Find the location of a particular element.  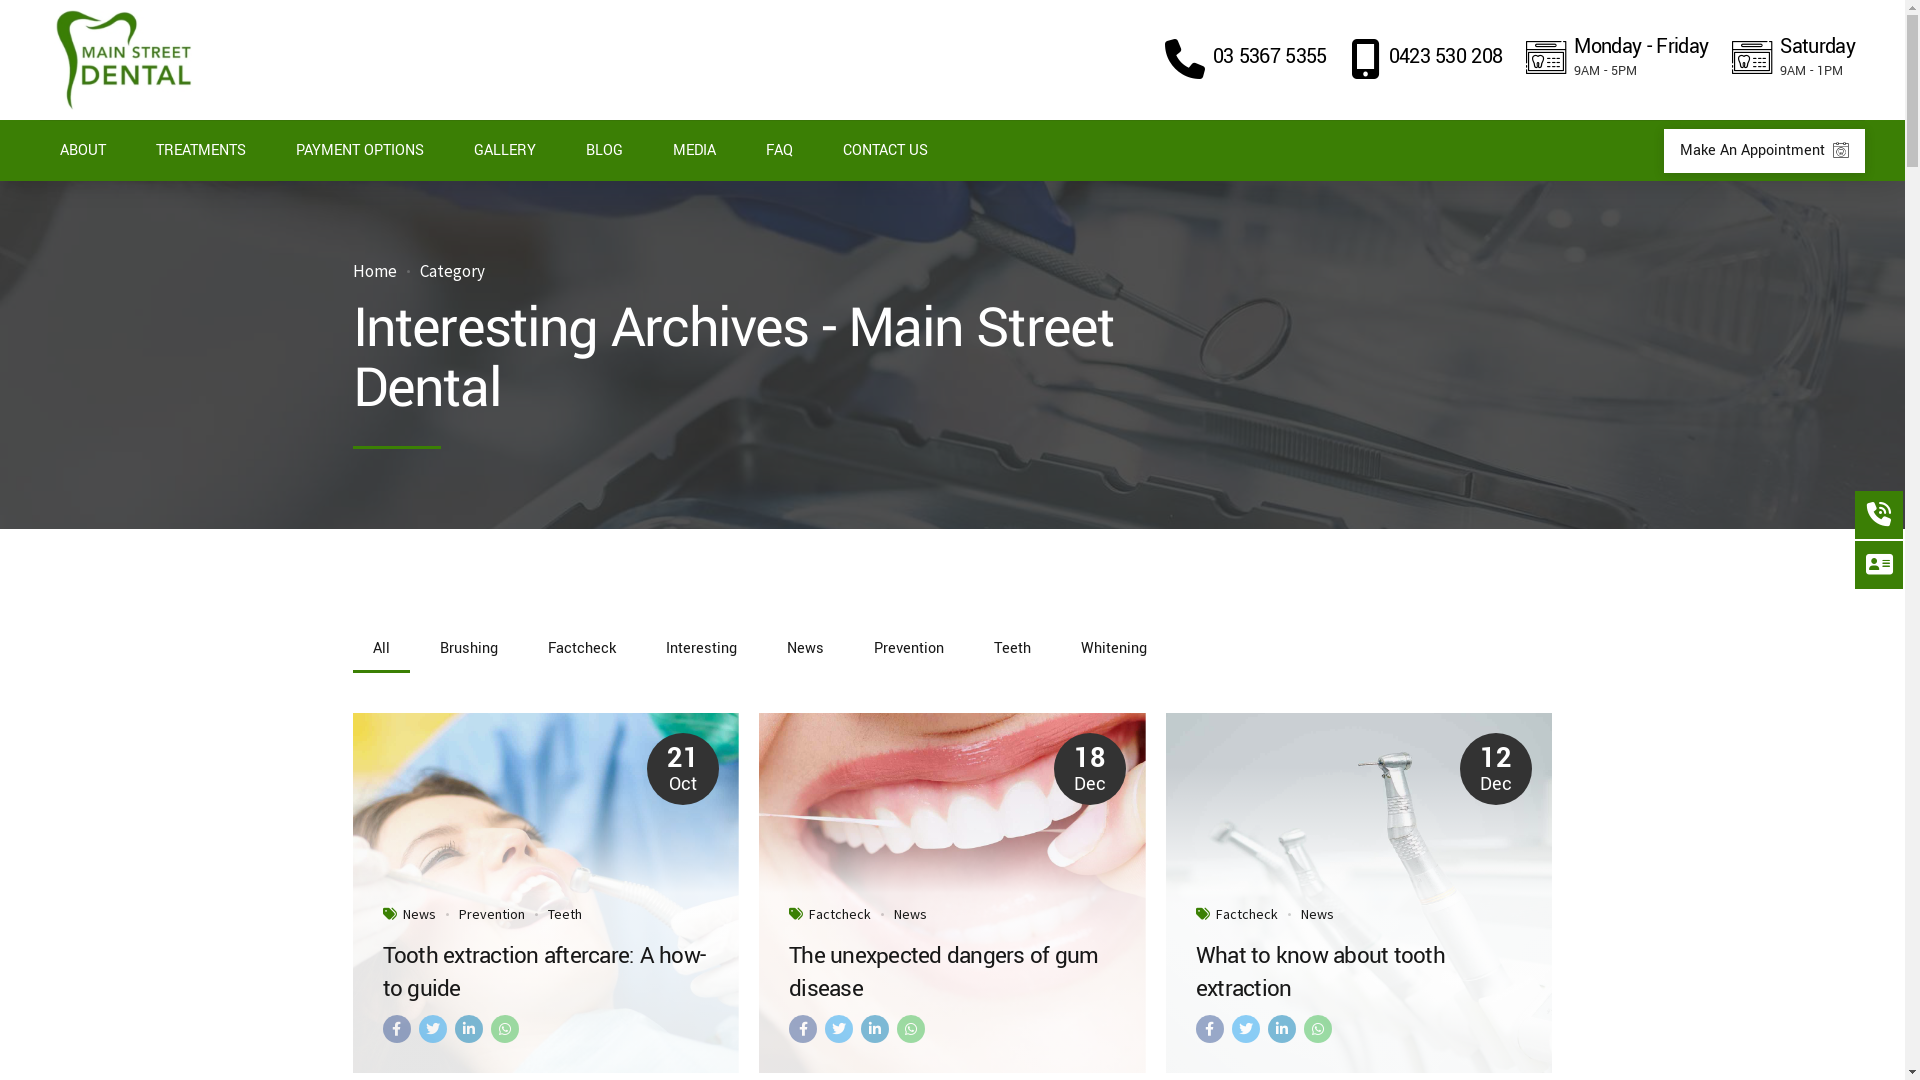

'Make An Appointment' is located at coordinates (1764, 149).